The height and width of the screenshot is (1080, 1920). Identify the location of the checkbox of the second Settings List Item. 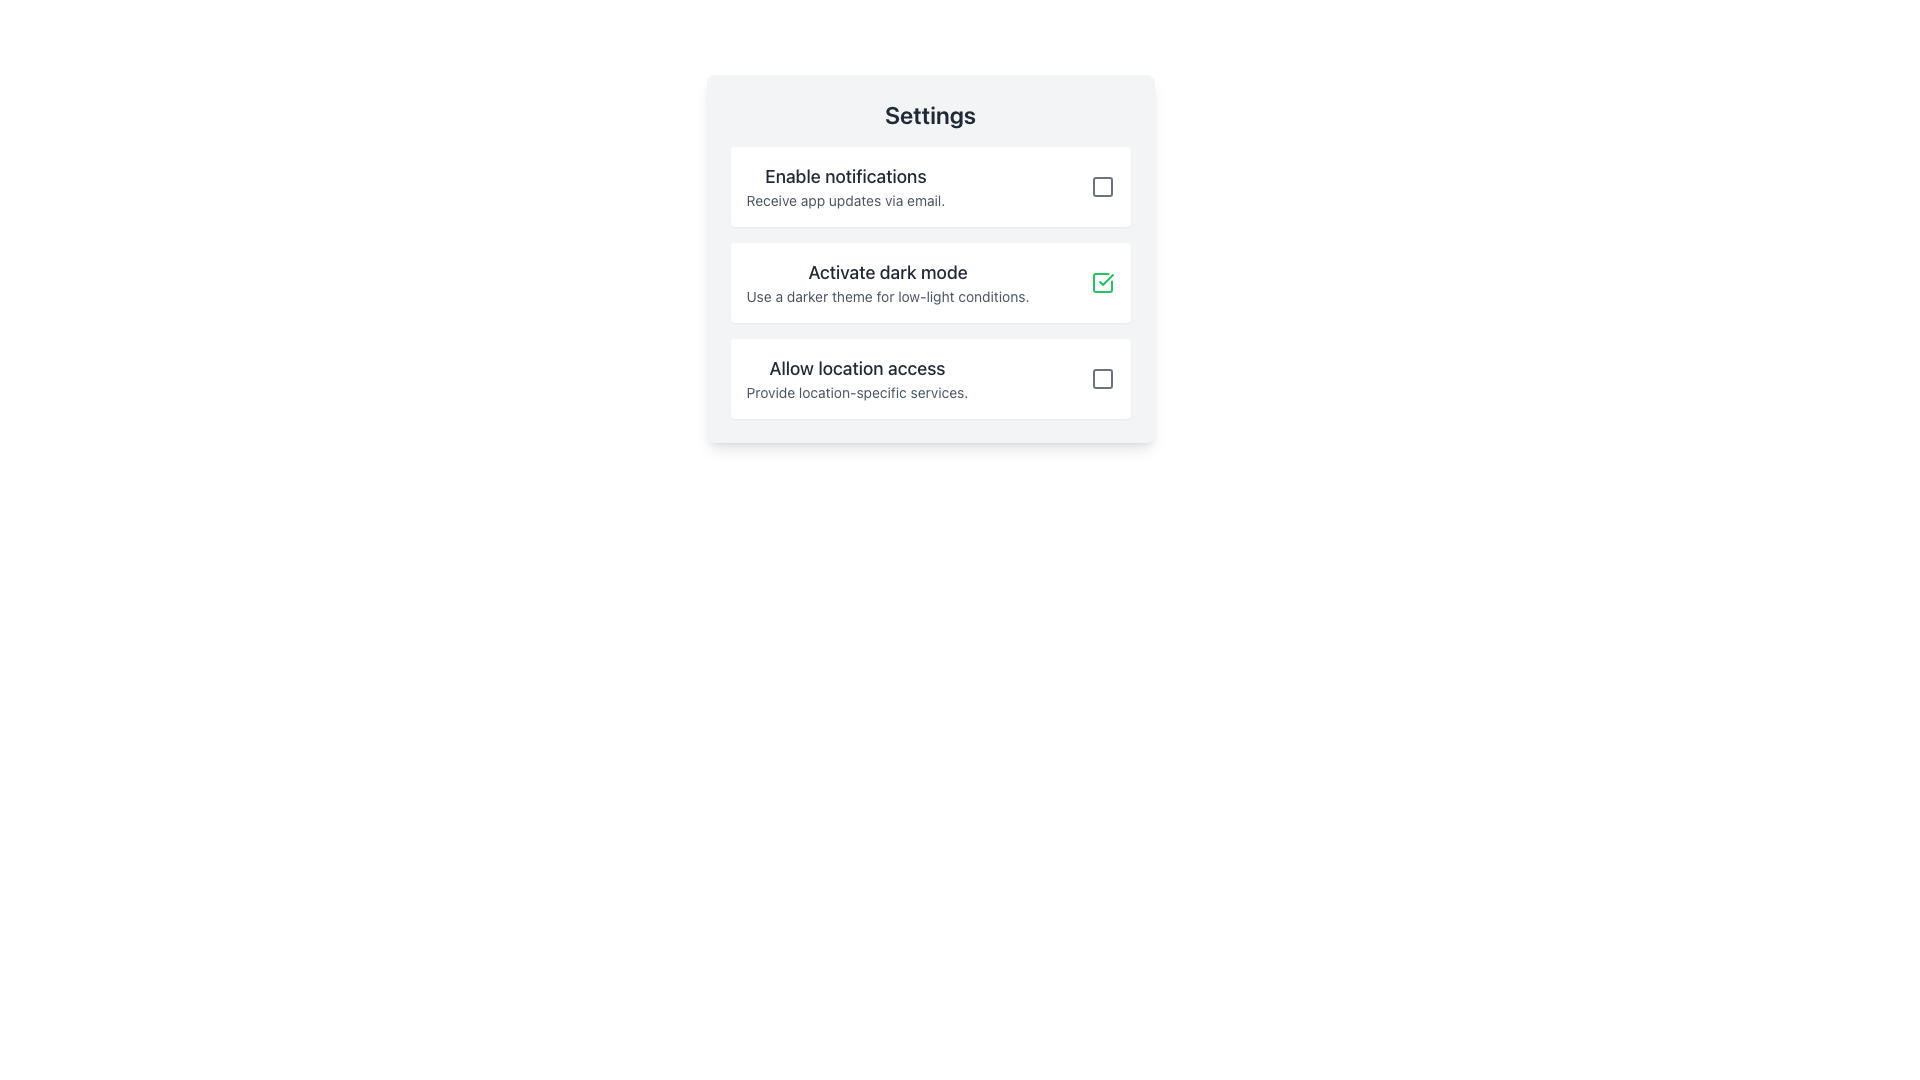
(929, 282).